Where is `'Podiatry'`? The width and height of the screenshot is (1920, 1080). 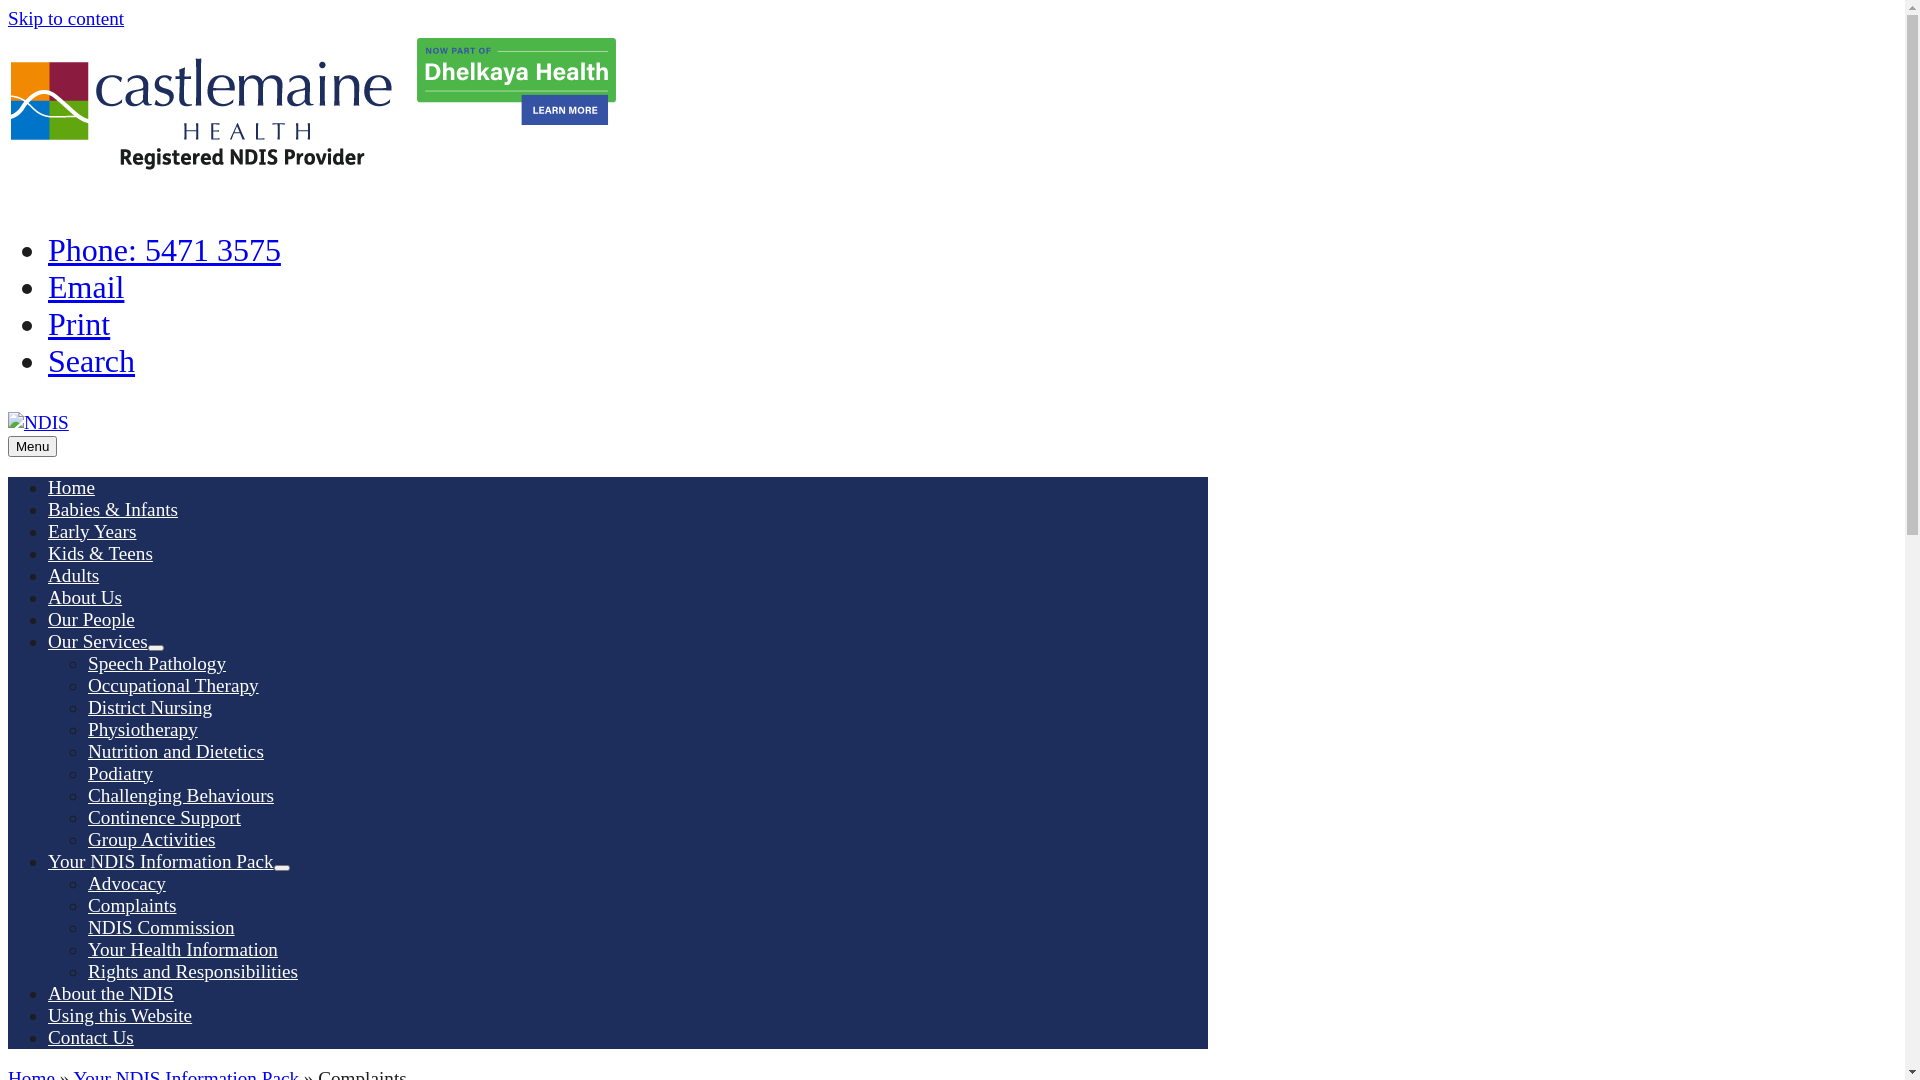 'Podiatry' is located at coordinates (119, 772).